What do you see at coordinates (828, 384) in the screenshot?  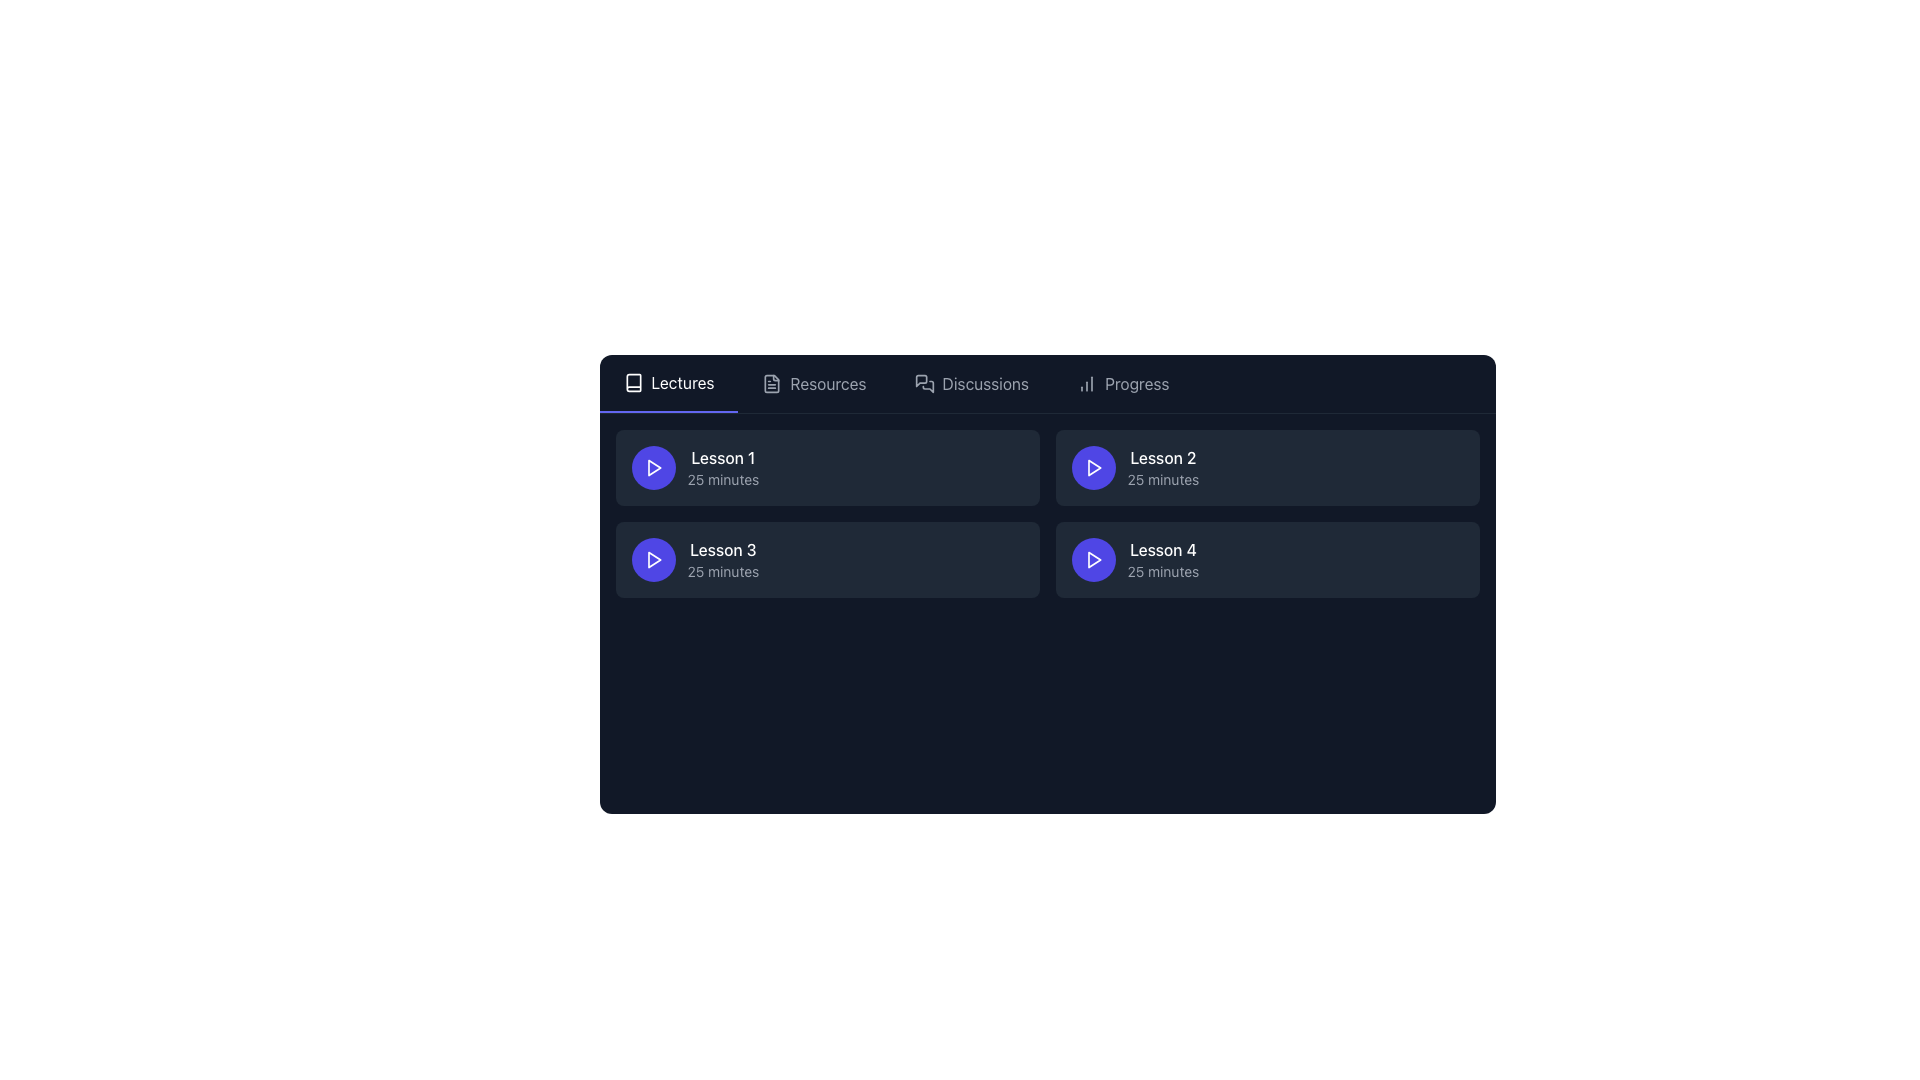 I see `text label 'Resources' which is the second tab from the left in the horizontal navigation bar positioned at the top of the interface` at bounding box center [828, 384].